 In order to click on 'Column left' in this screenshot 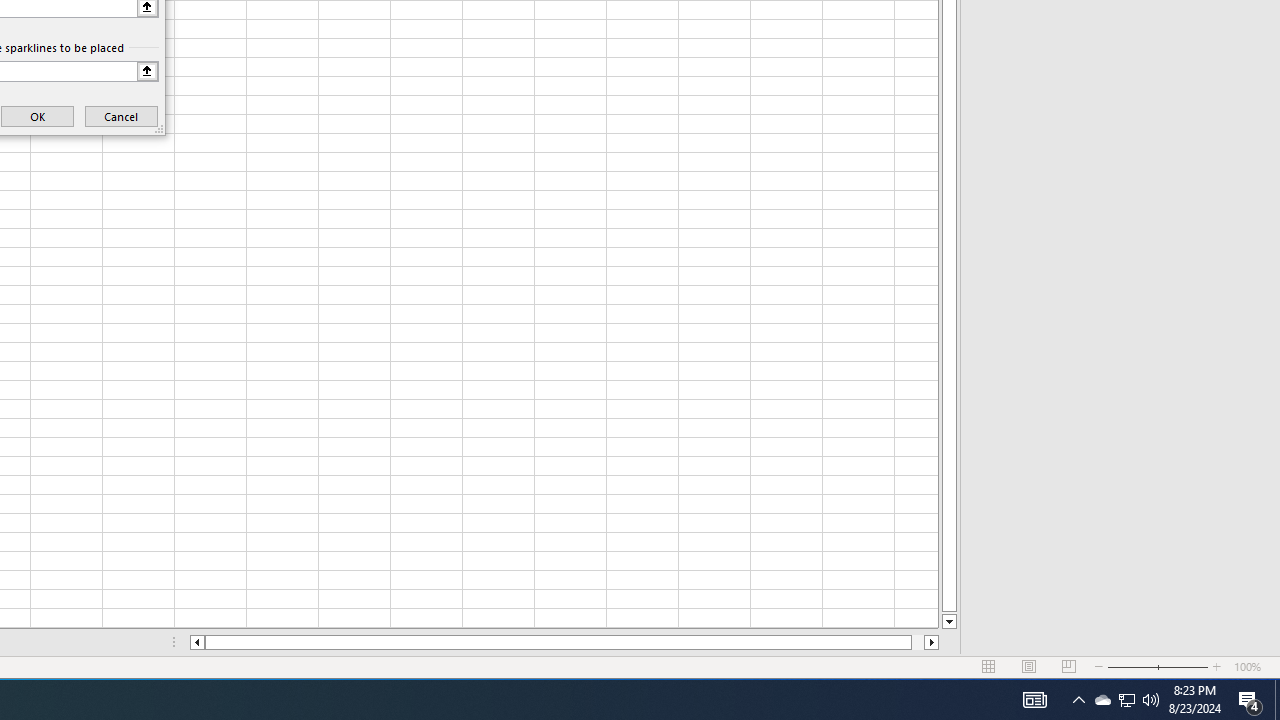, I will do `click(196, 642)`.